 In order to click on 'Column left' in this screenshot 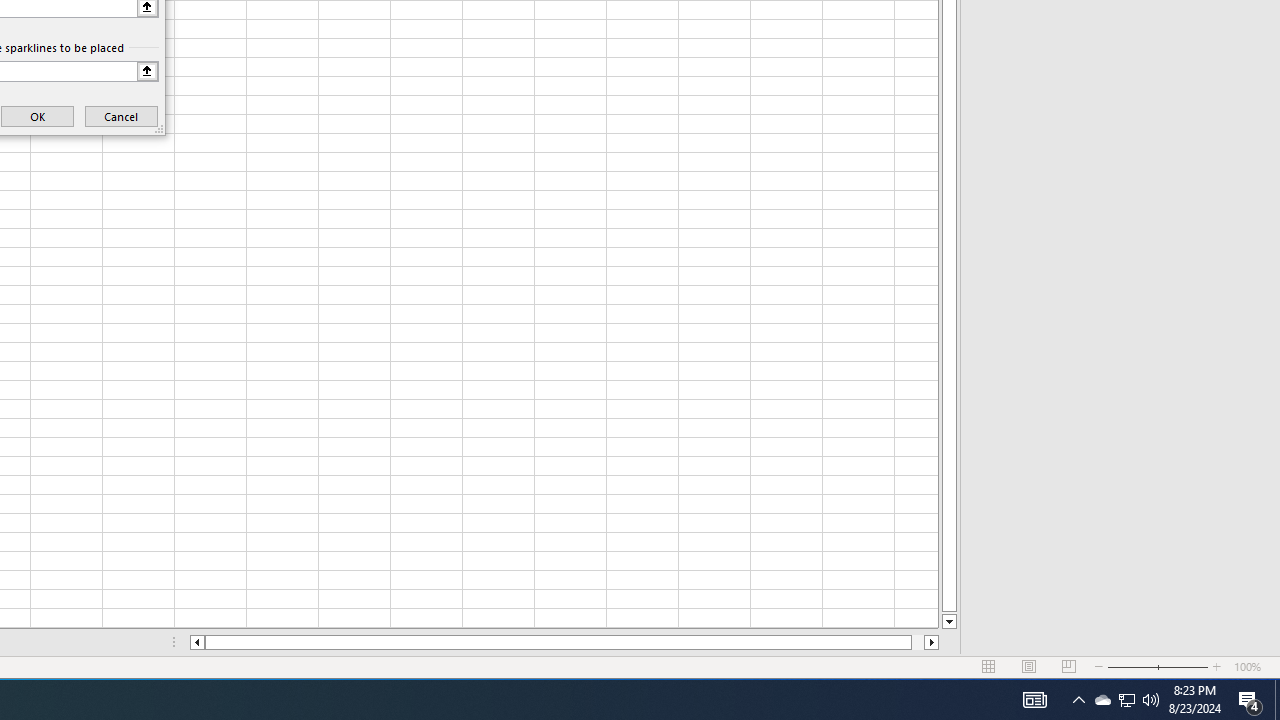, I will do `click(196, 642)`.